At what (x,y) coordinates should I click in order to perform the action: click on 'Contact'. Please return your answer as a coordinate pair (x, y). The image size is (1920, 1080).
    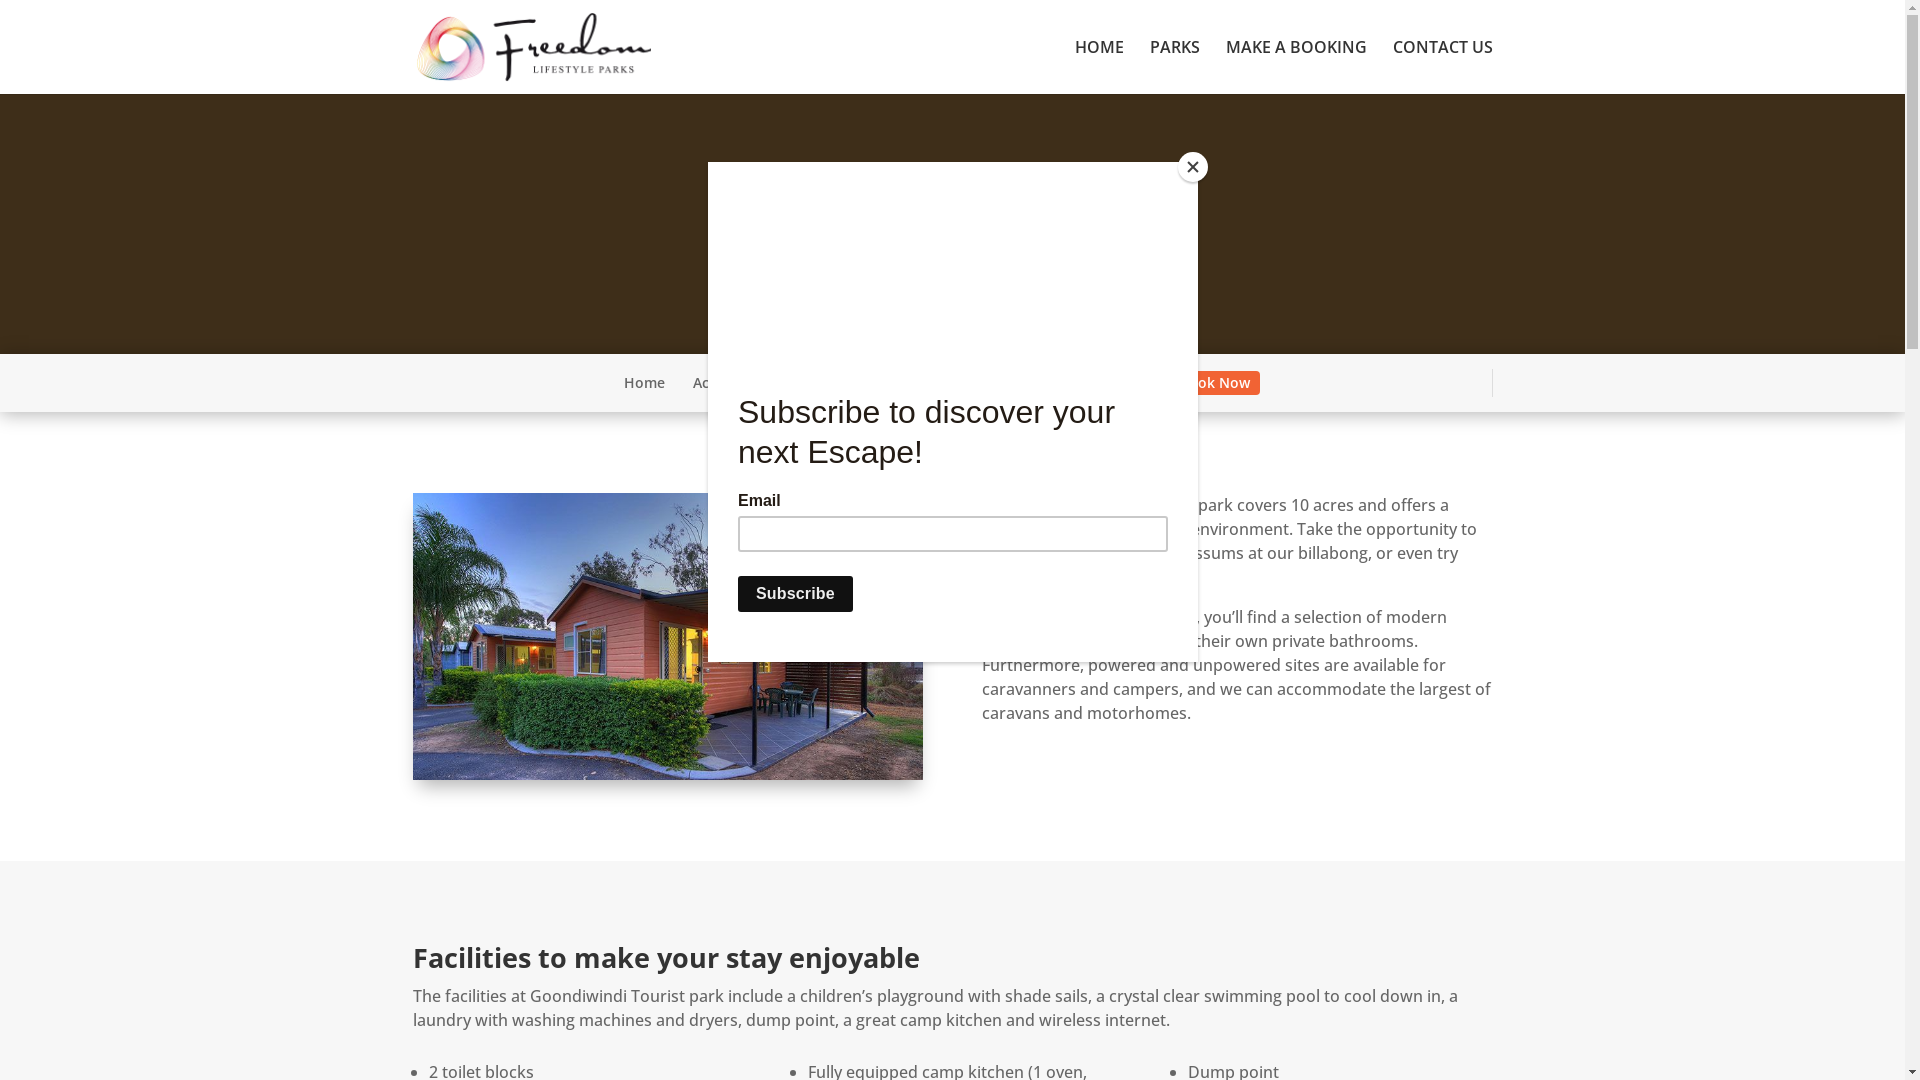
    Looking at the image, I should click on (1124, 382).